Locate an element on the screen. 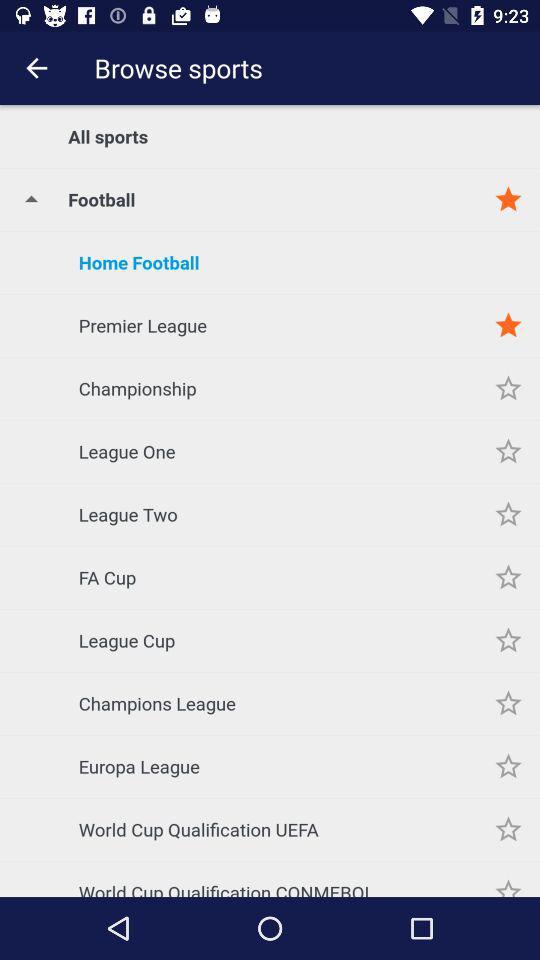 Image resolution: width=540 pixels, height=960 pixels. mark as favorite is located at coordinates (508, 765).